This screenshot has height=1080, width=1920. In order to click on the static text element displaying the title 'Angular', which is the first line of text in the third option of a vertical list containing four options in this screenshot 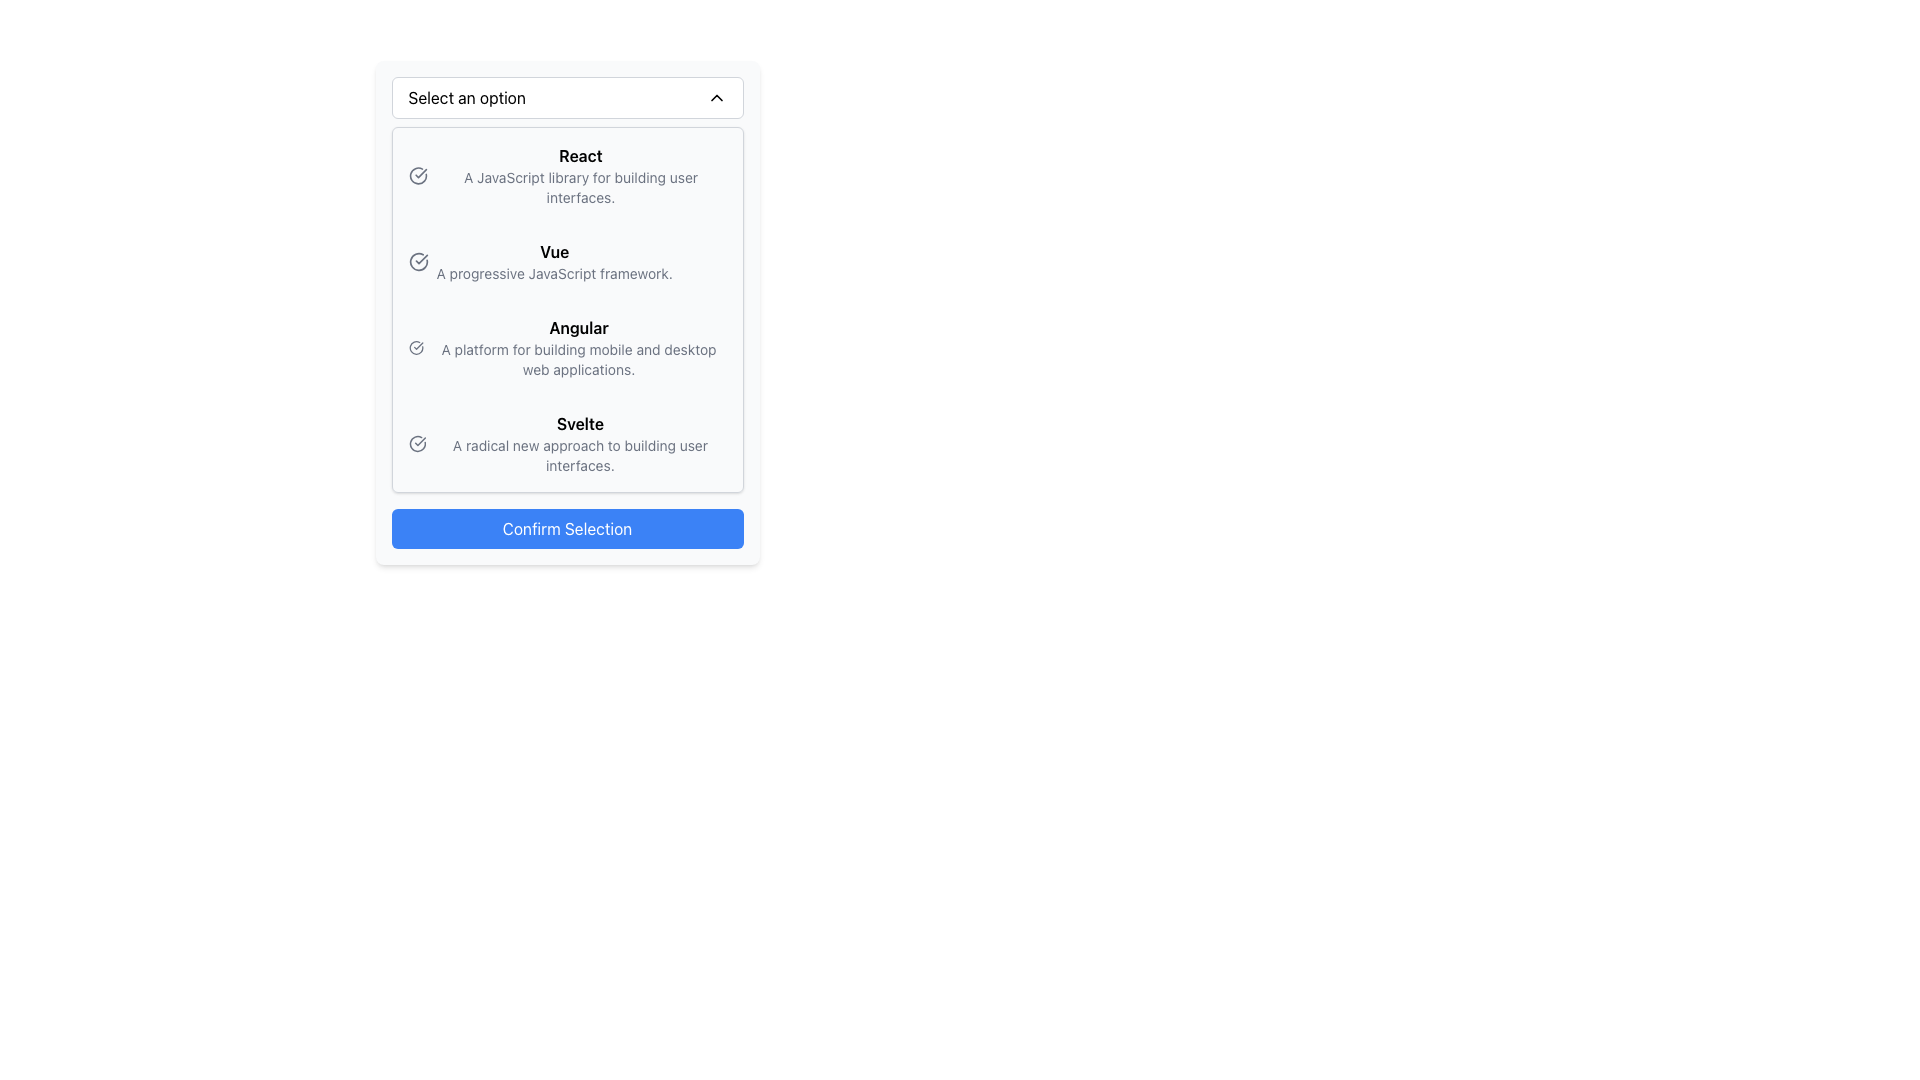, I will do `click(578, 326)`.